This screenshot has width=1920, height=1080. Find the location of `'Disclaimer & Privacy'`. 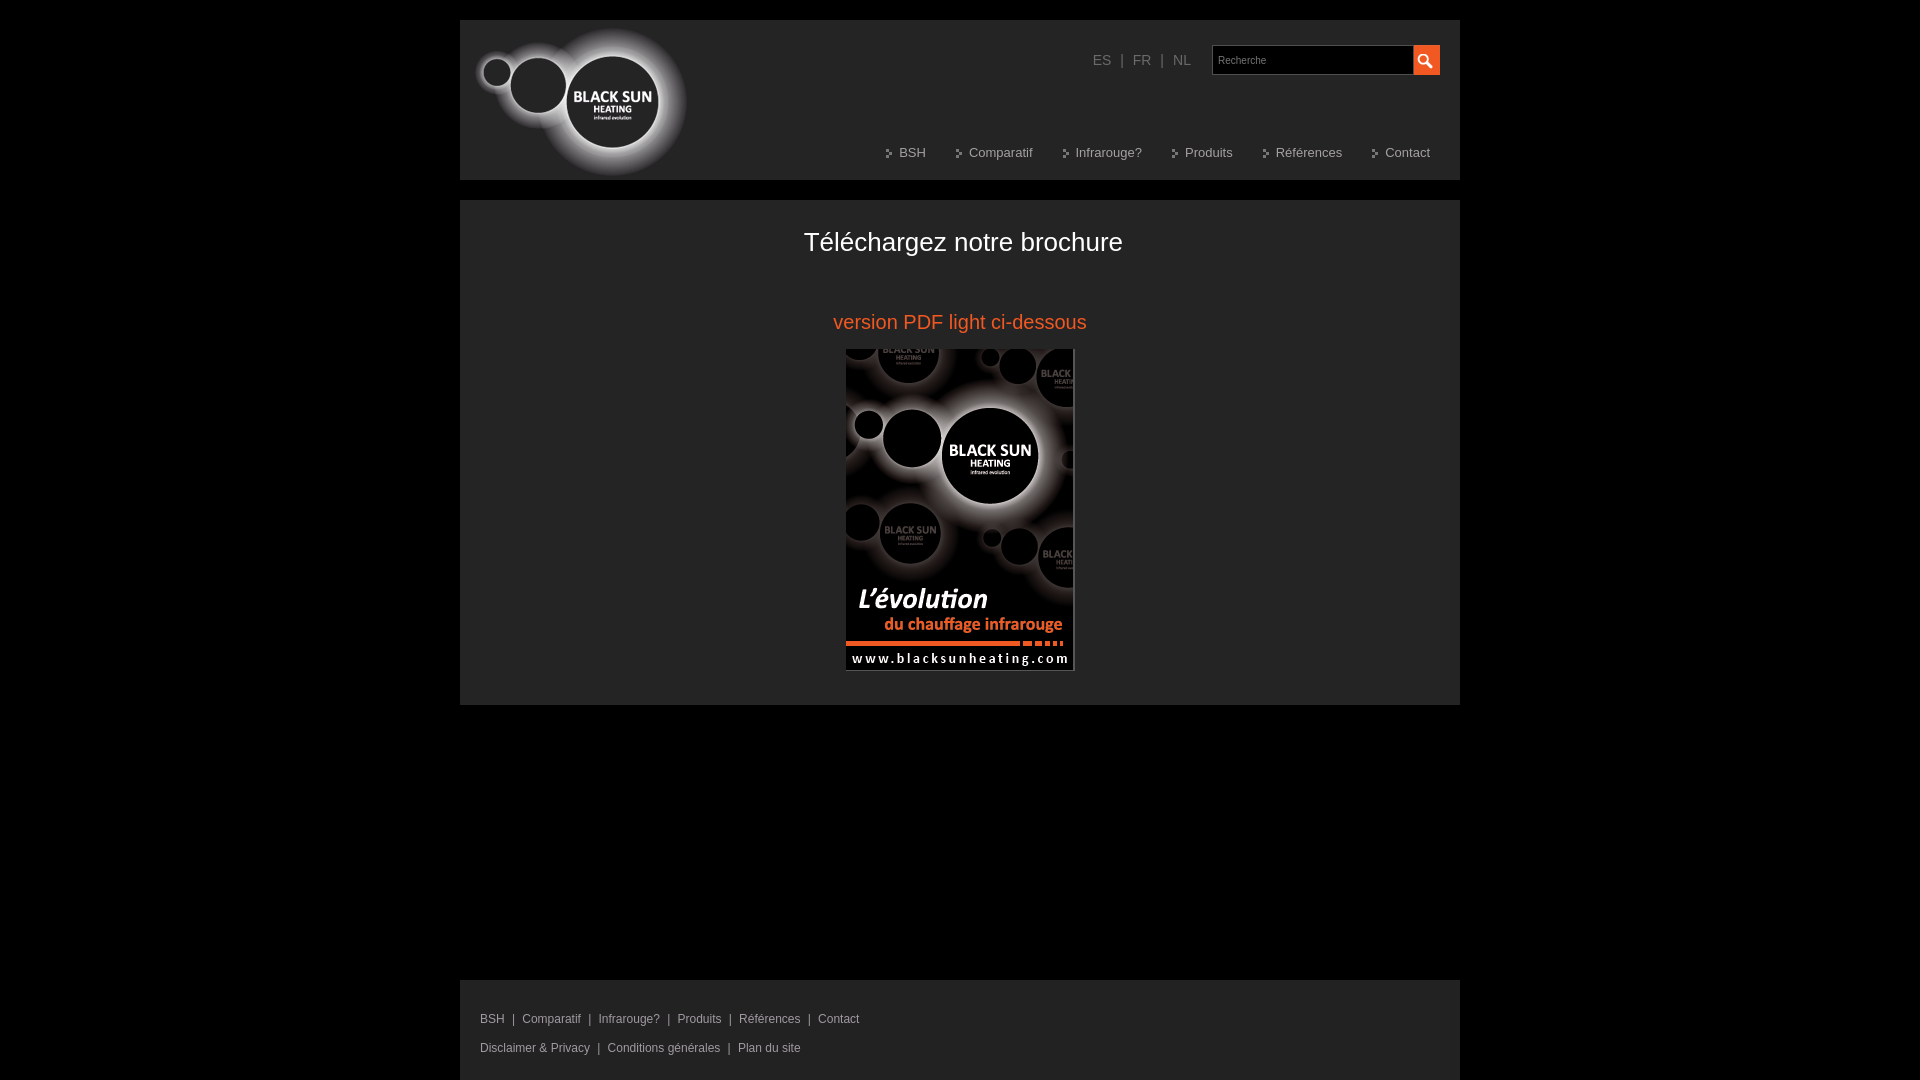

'Disclaimer & Privacy' is located at coordinates (534, 1047).